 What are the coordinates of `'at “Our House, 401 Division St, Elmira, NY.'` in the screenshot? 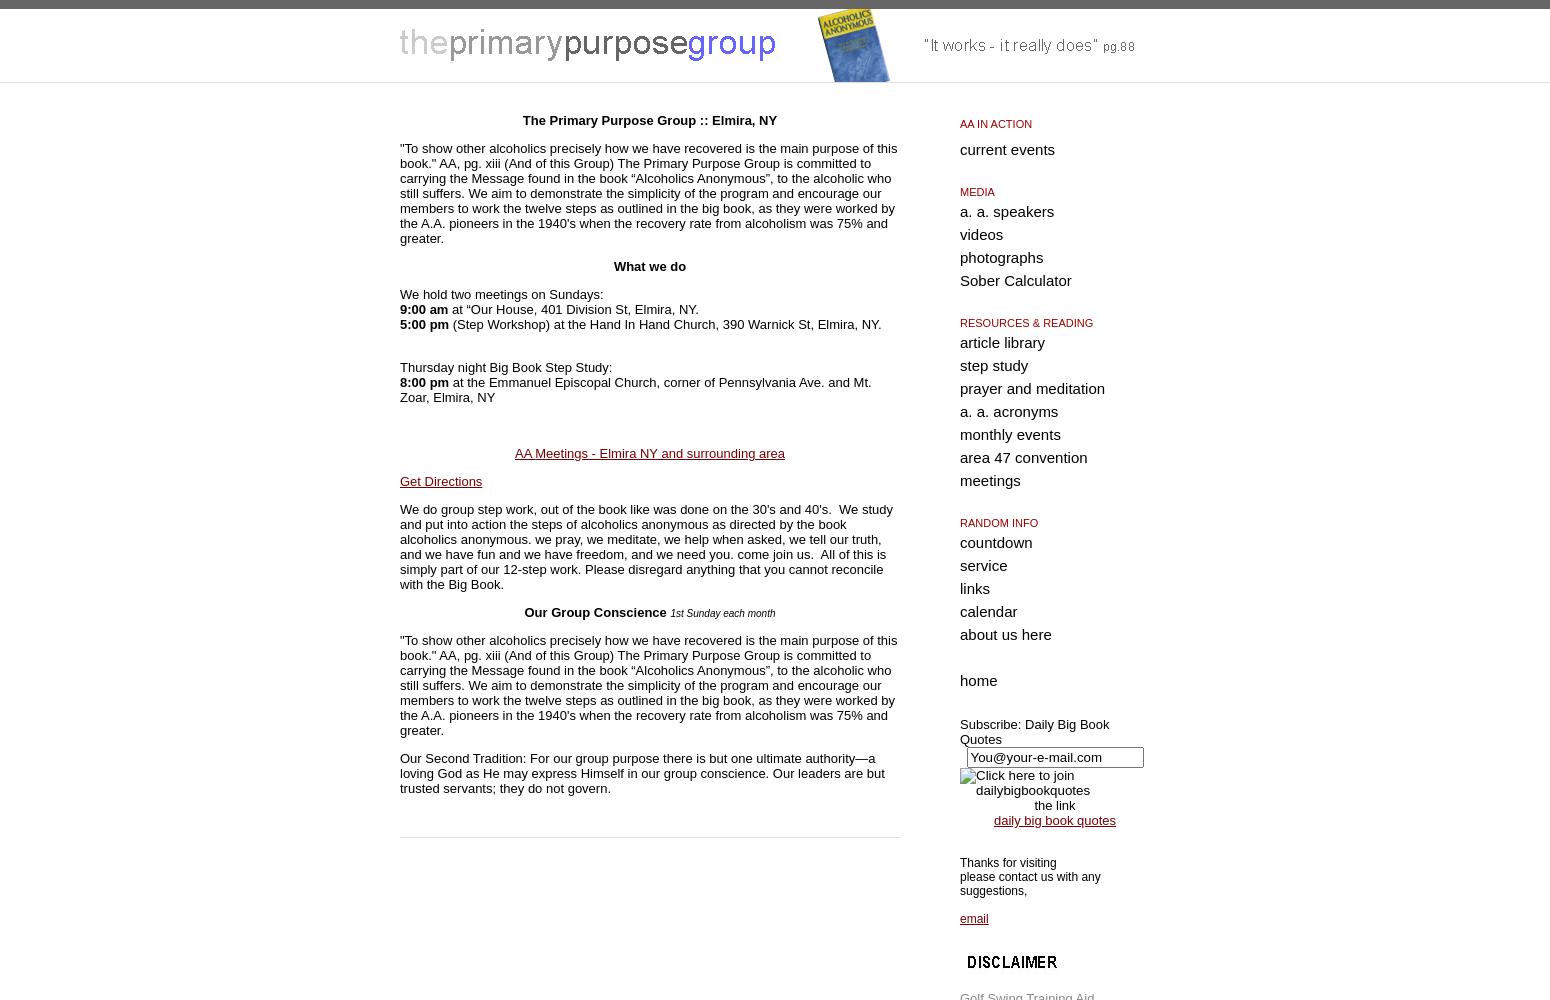 It's located at (577, 309).